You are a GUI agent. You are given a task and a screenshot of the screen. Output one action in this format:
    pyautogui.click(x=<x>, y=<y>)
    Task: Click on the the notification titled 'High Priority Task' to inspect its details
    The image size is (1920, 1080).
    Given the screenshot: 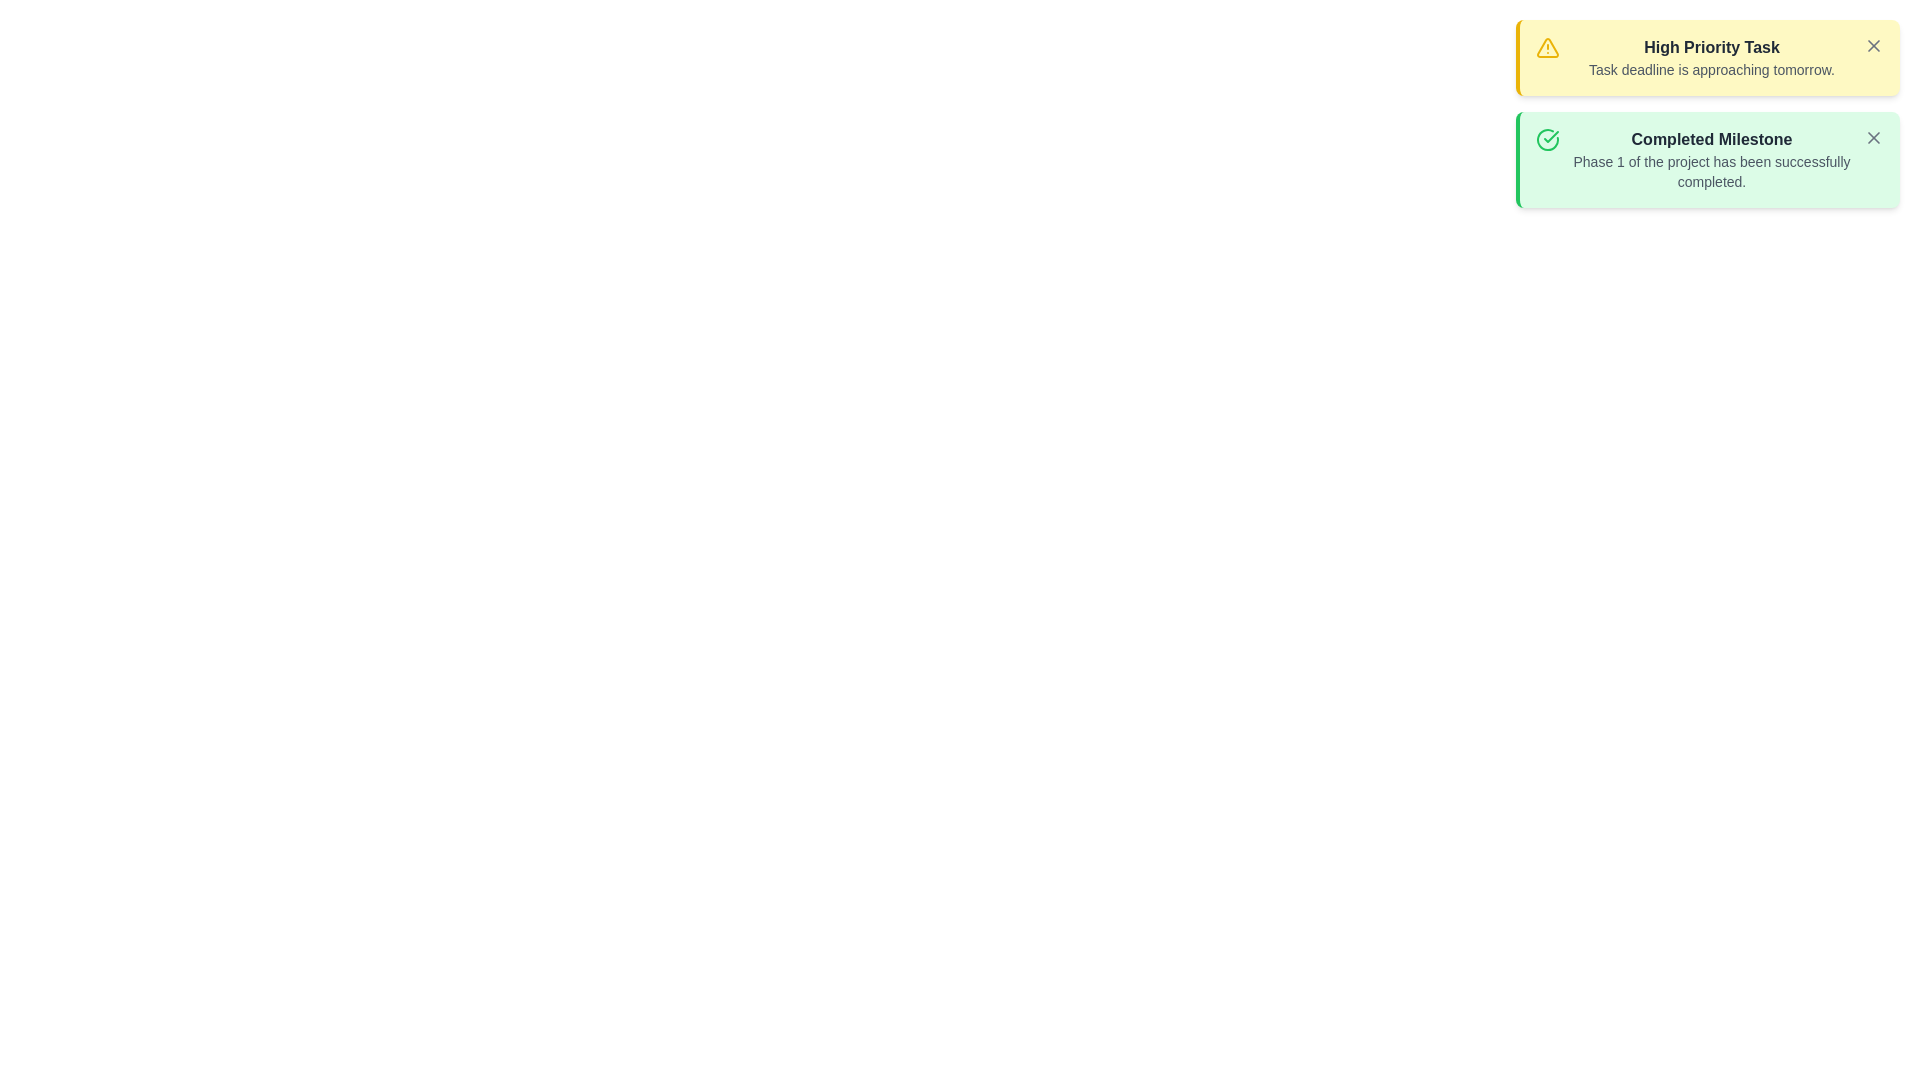 What is the action you would take?
    pyautogui.click(x=1707, y=56)
    